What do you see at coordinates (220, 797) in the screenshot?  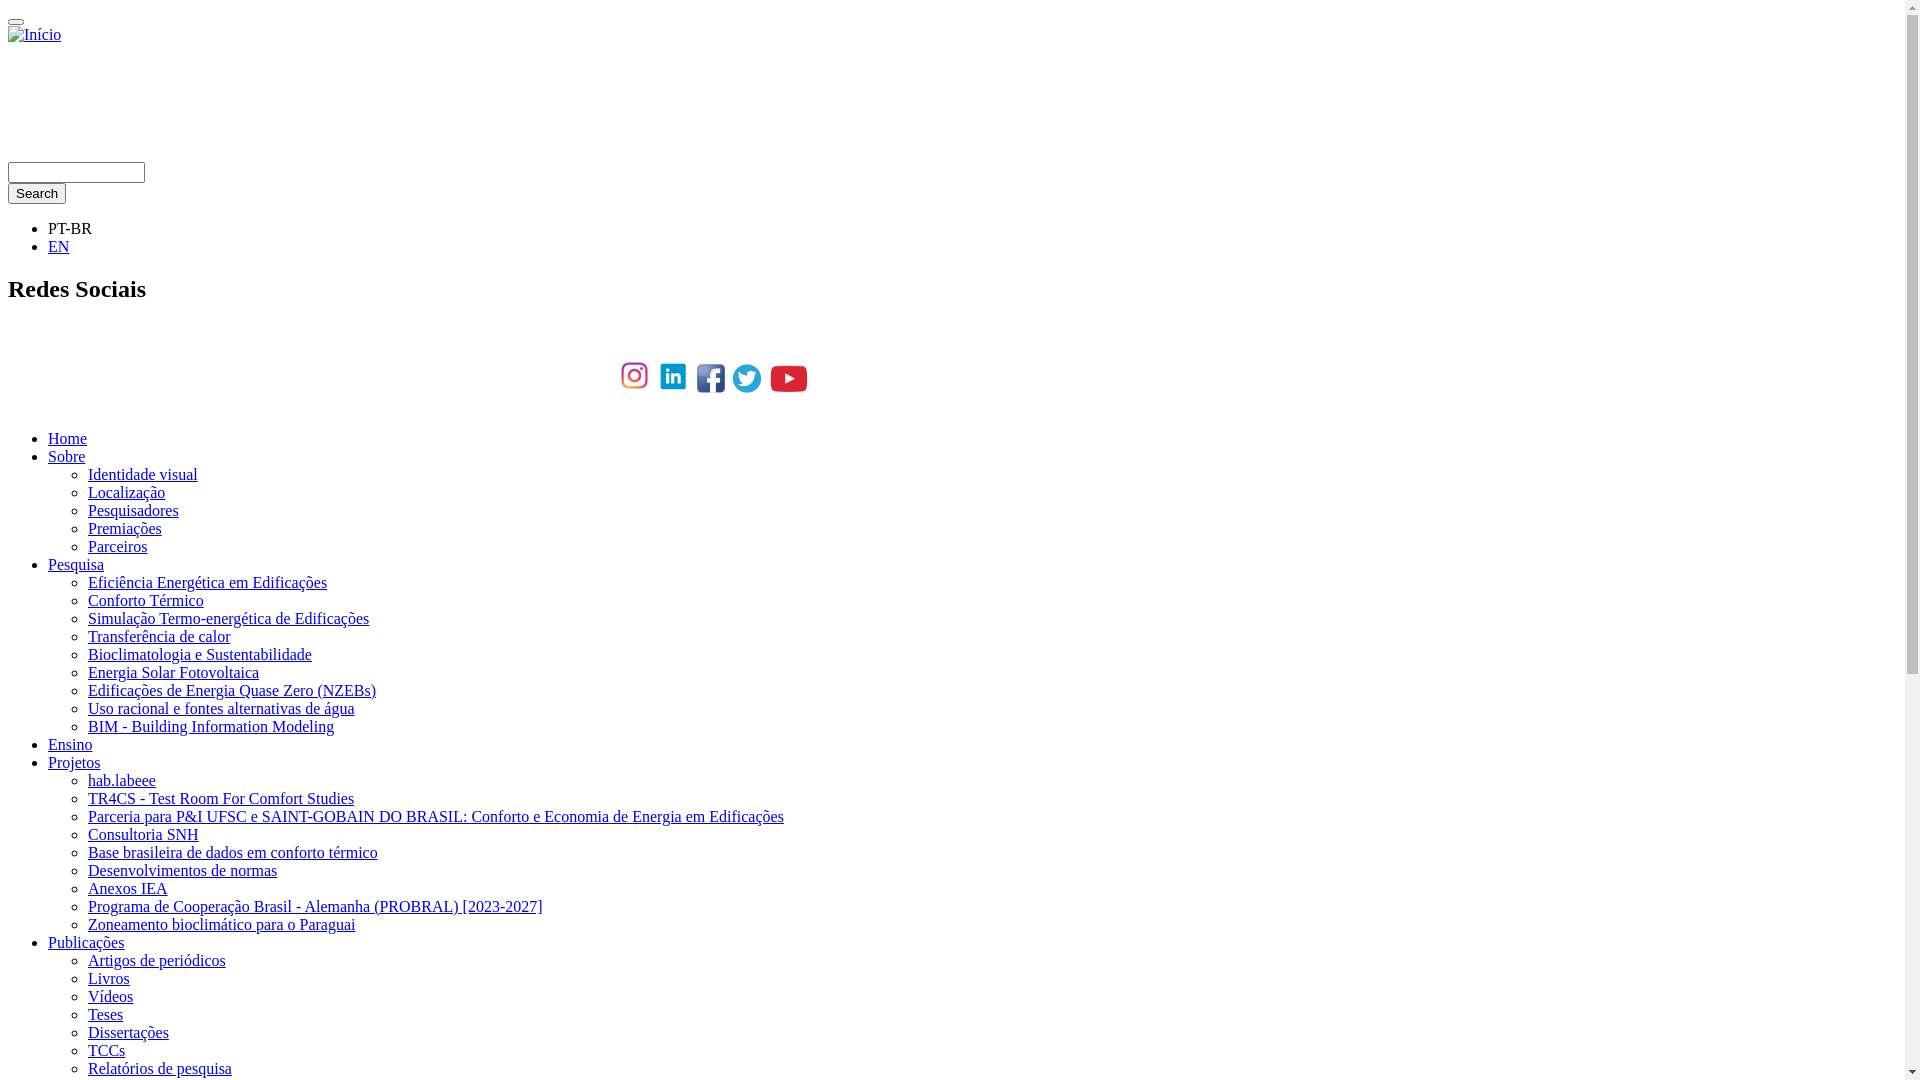 I see `'TR4CS - Test Room For Comfort Studies'` at bounding box center [220, 797].